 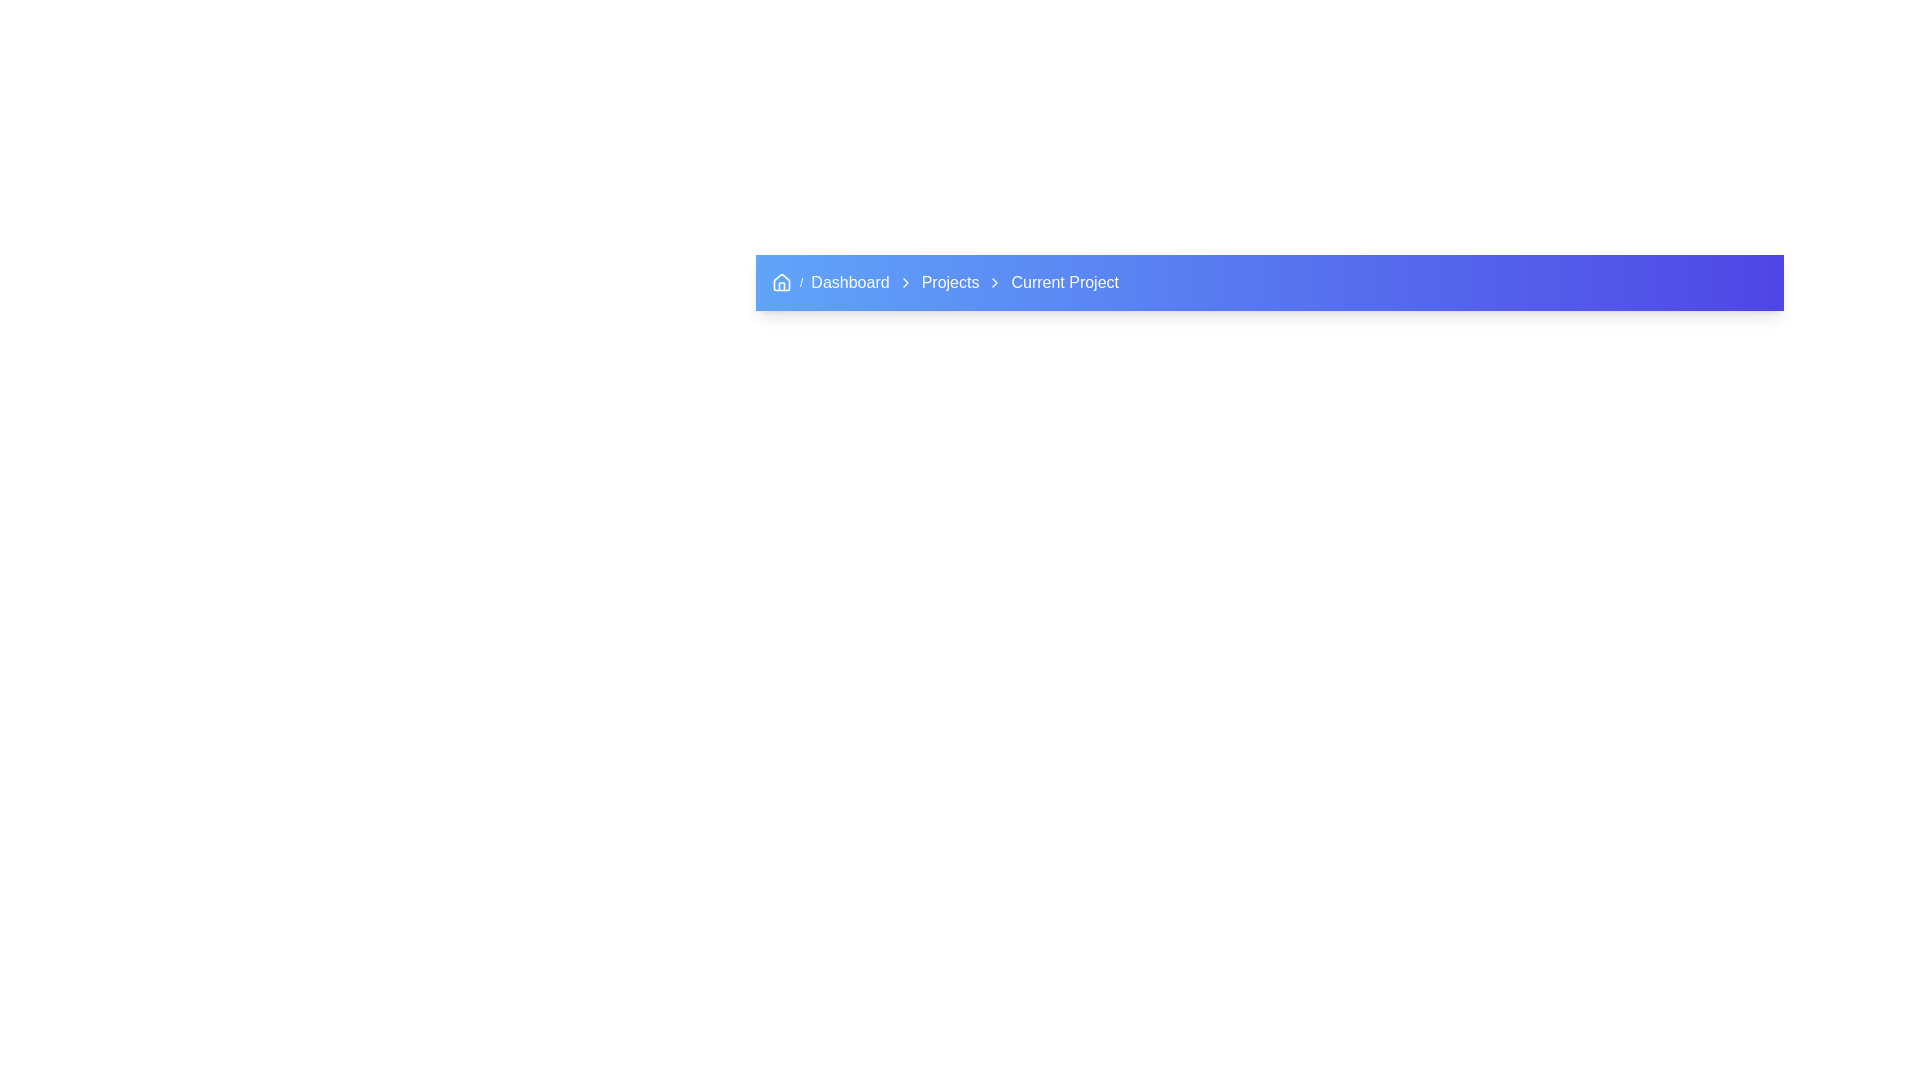 What do you see at coordinates (949, 282) in the screenshot?
I see `the third interactive hyperlink in the breadcrumb navigation bar` at bounding box center [949, 282].